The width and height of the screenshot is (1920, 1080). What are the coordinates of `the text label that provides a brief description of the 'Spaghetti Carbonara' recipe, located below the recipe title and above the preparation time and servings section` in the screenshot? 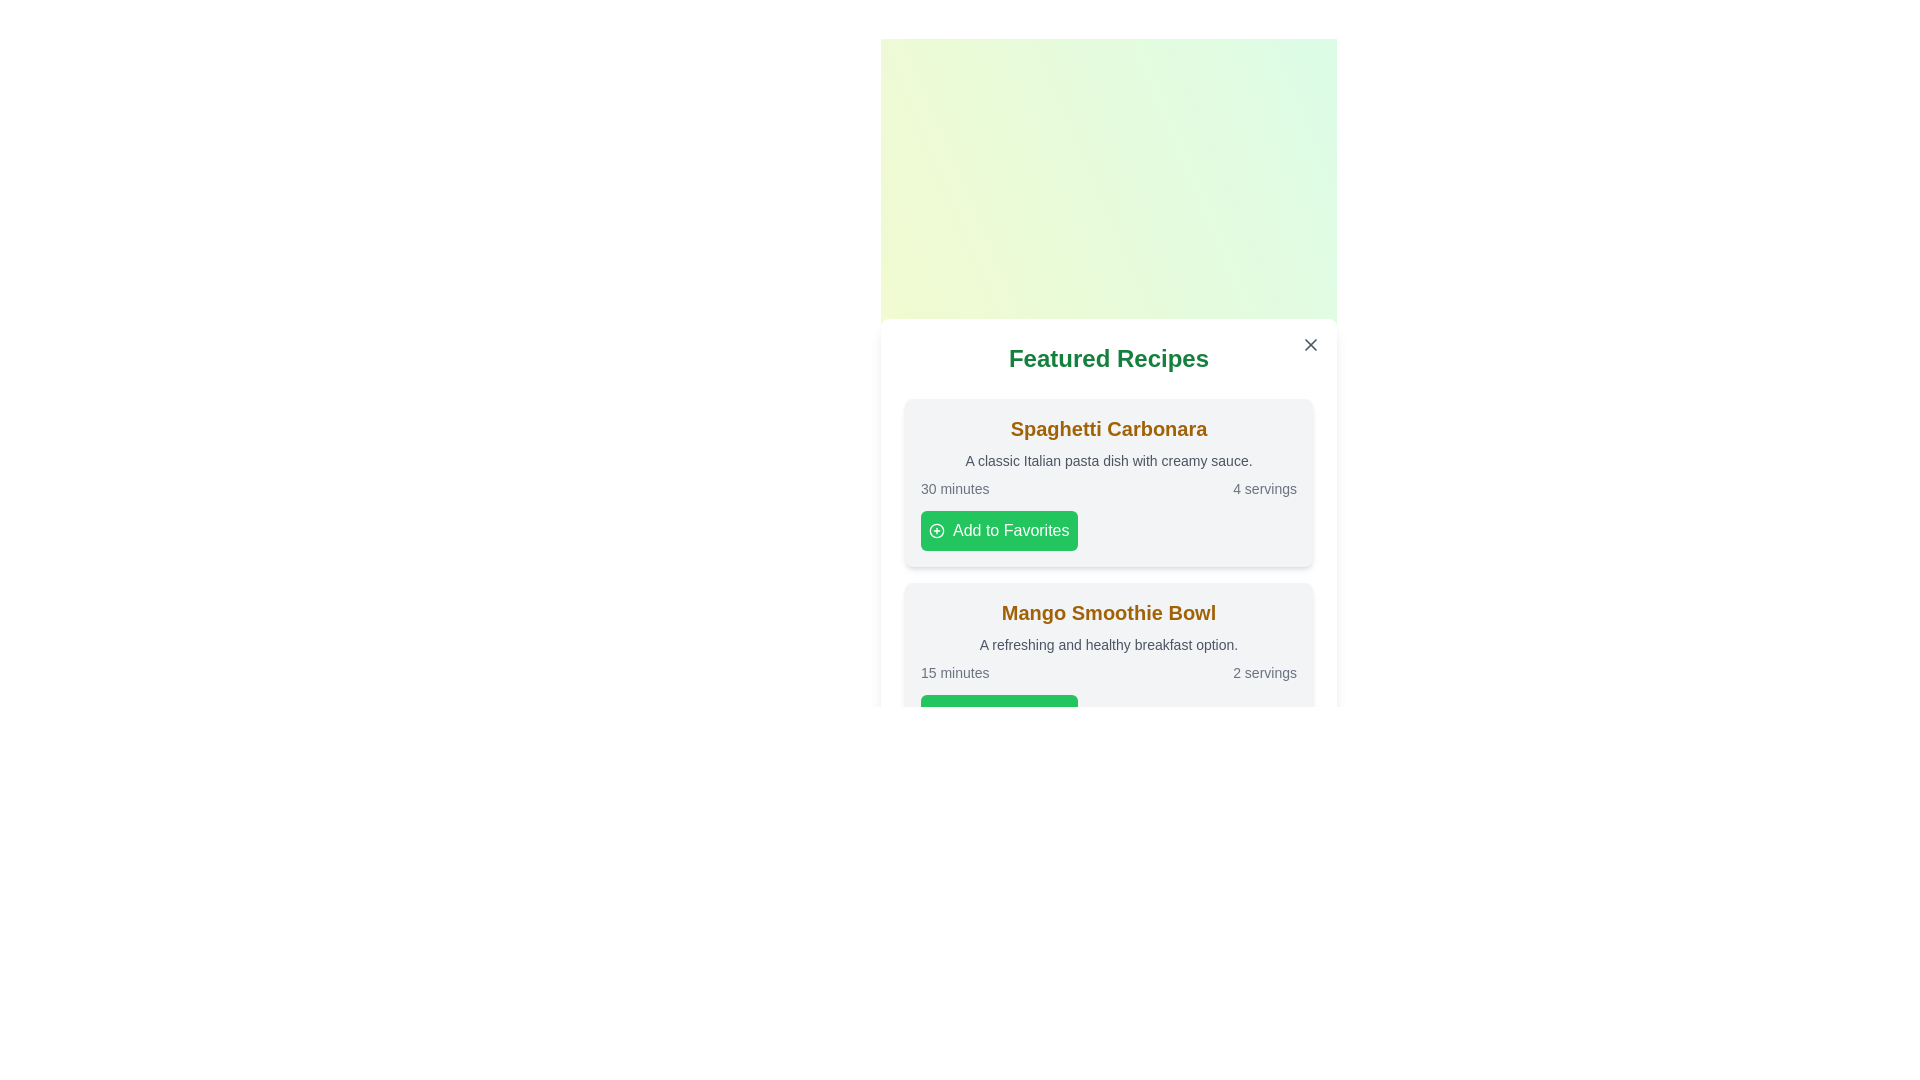 It's located at (1107, 461).